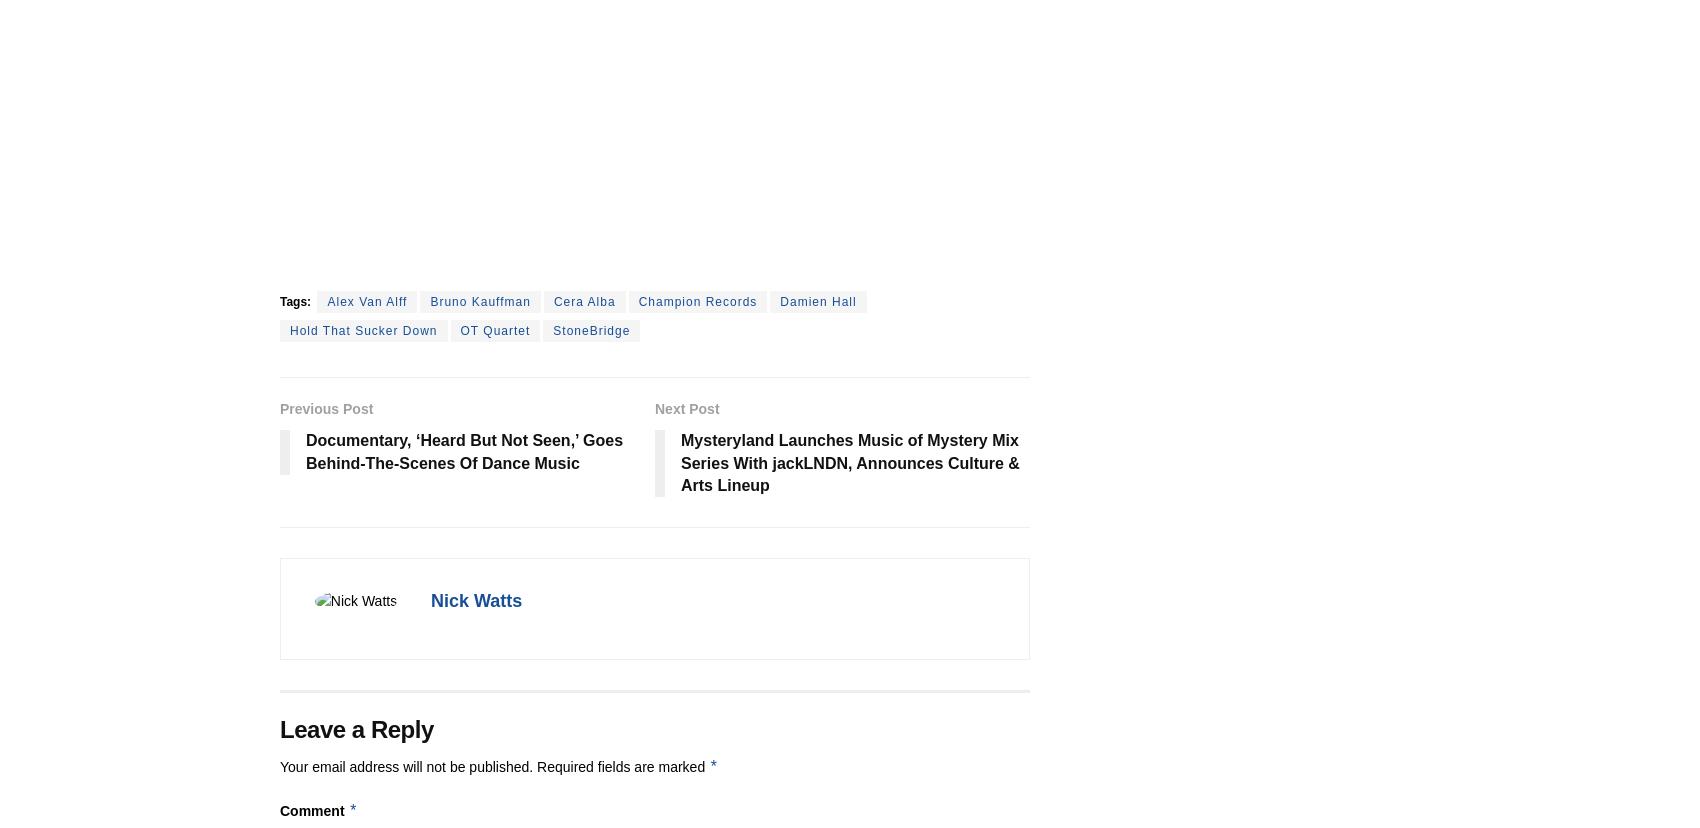  I want to click on 'Previous Post', so click(325, 407).